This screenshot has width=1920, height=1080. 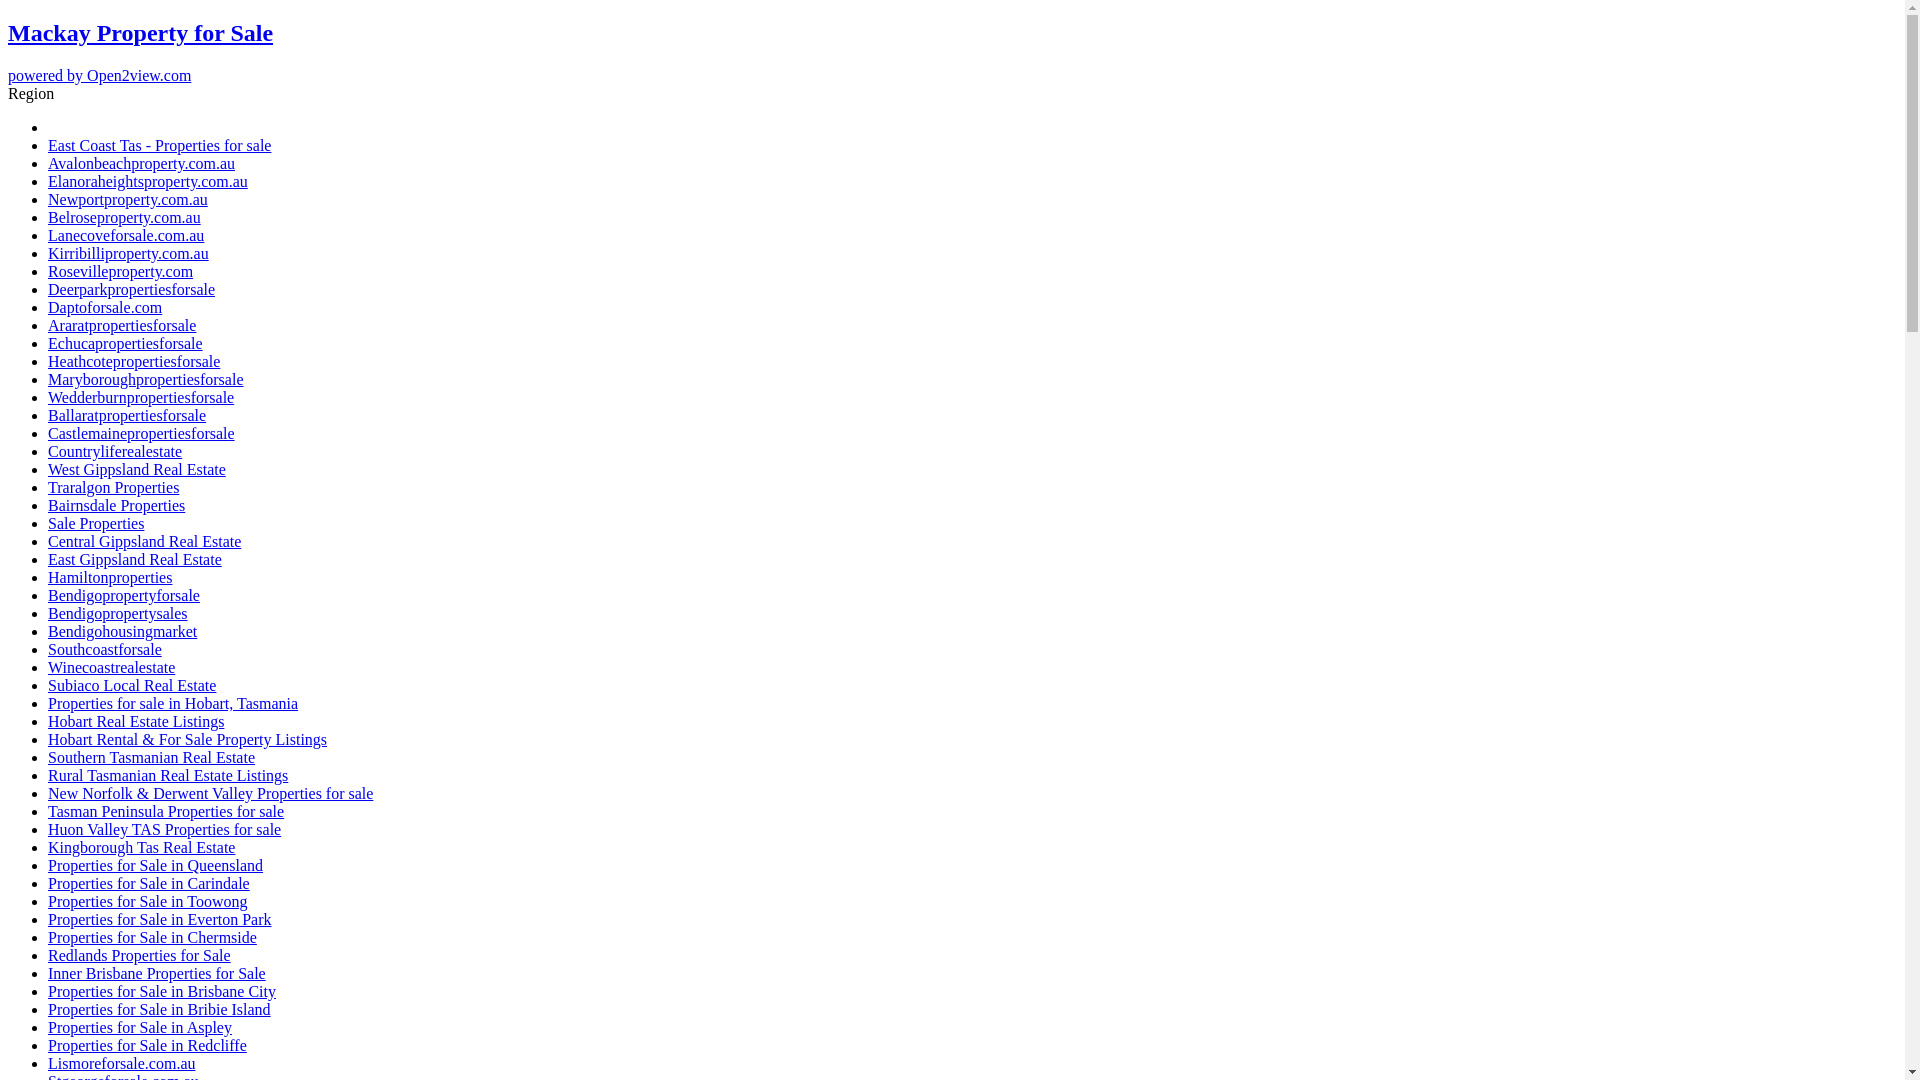 What do you see at coordinates (114, 451) in the screenshot?
I see `'Countryliferealestate'` at bounding box center [114, 451].